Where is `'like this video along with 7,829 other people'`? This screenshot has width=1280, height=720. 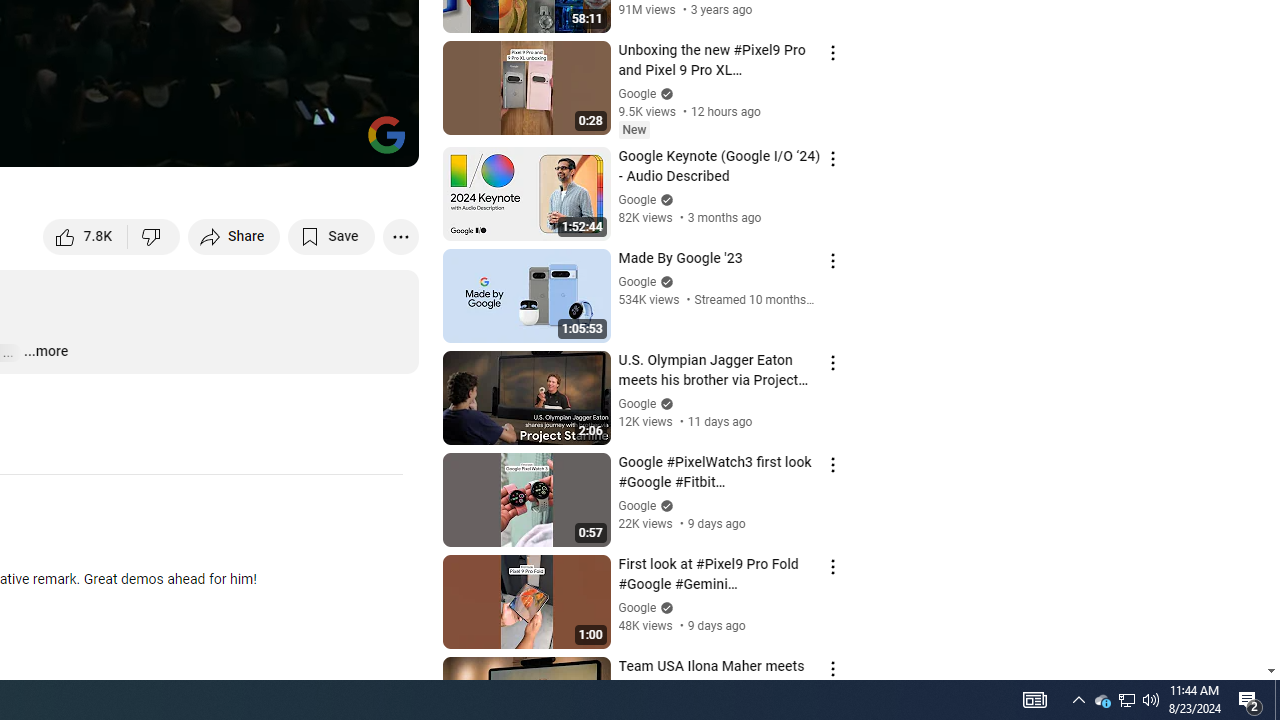 'like this video along with 7,829 other people' is located at coordinates (85, 235).